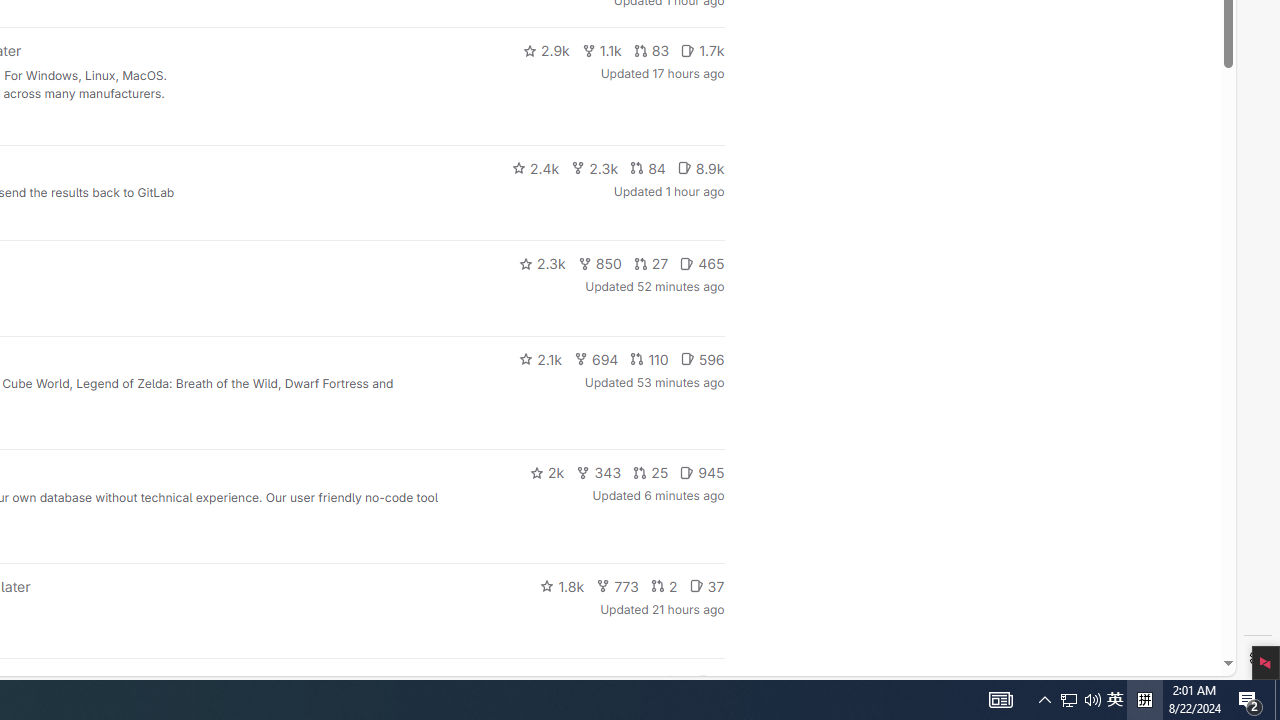 The image size is (1280, 720). What do you see at coordinates (540, 357) in the screenshot?
I see `'2.1k'` at bounding box center [540, 357].